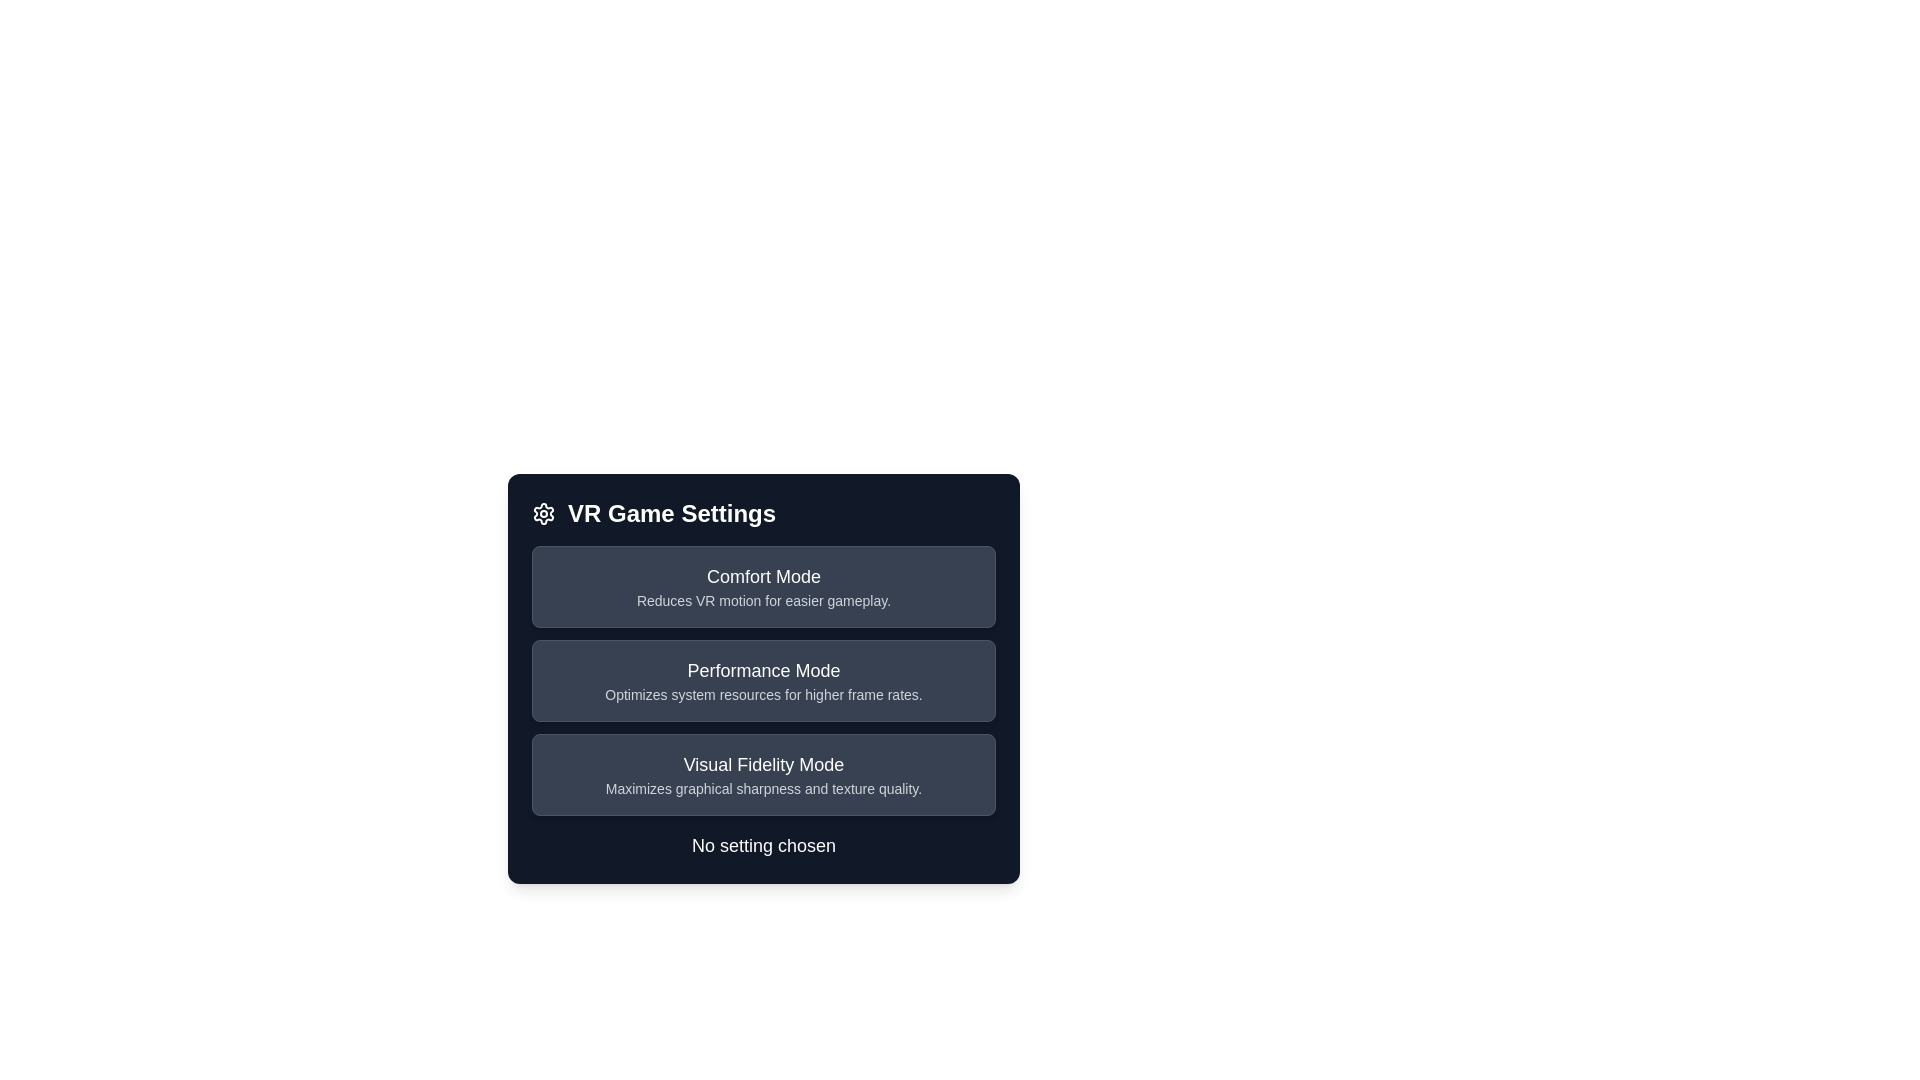 The width and height of the screenshot is (1920, 1080). Describe the element at coordinates (762, 774) in the screenshot. I see `the 'Visual Fidelity Mode' text element in the settings list` at that location.